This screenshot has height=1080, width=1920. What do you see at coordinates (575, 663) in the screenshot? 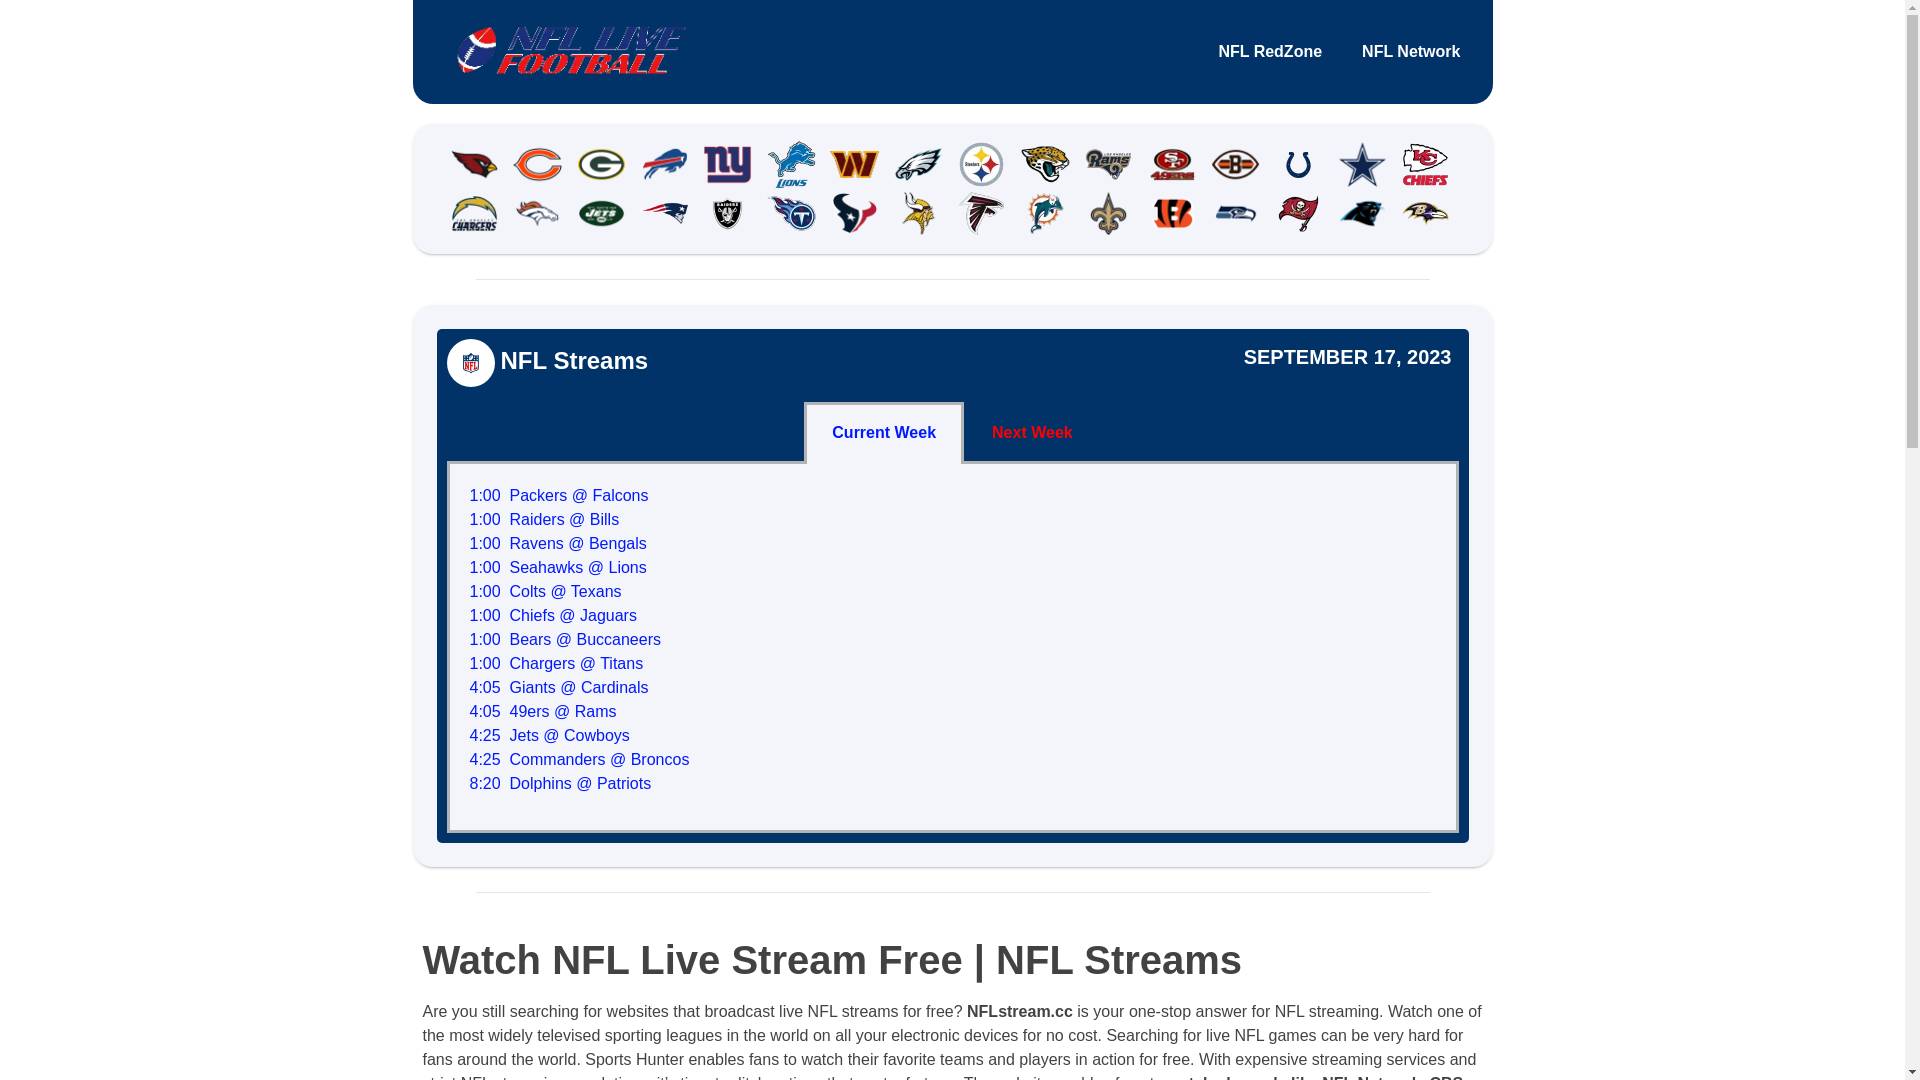
I see `'Chargers @ Titans'` at bounding box center [575, 663].